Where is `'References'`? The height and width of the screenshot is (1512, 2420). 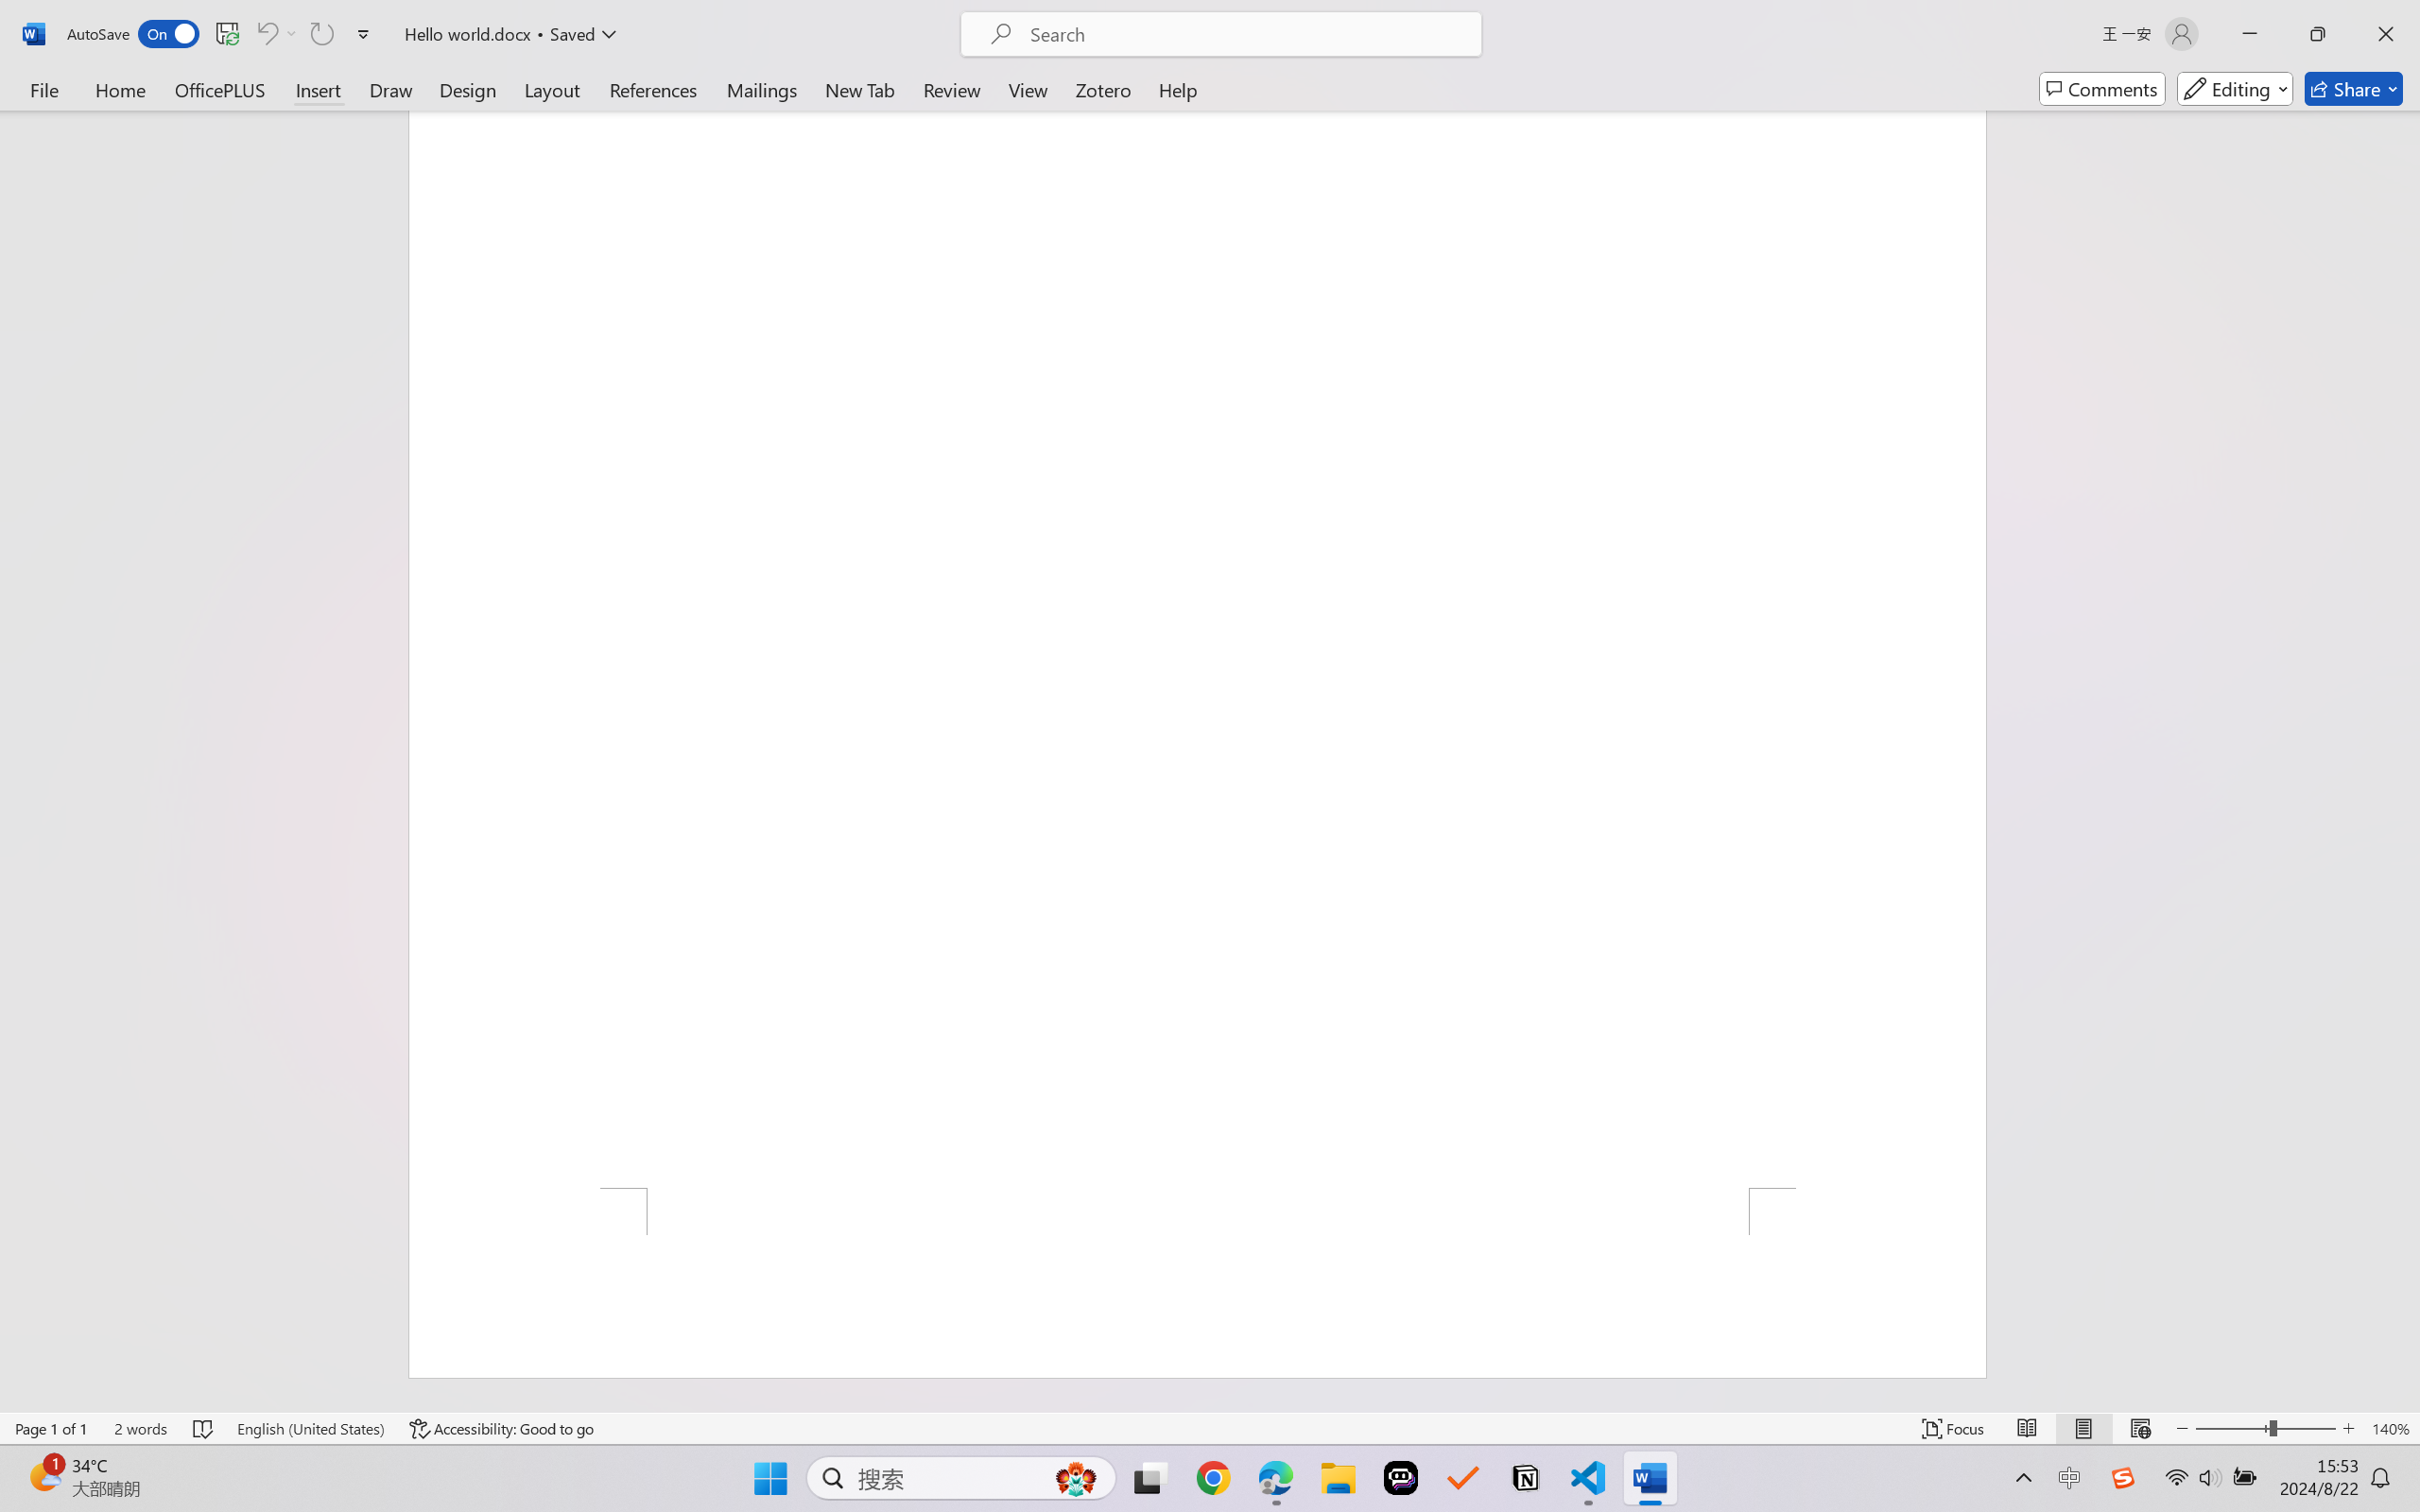 'References' is located at coordinates (653, 88).